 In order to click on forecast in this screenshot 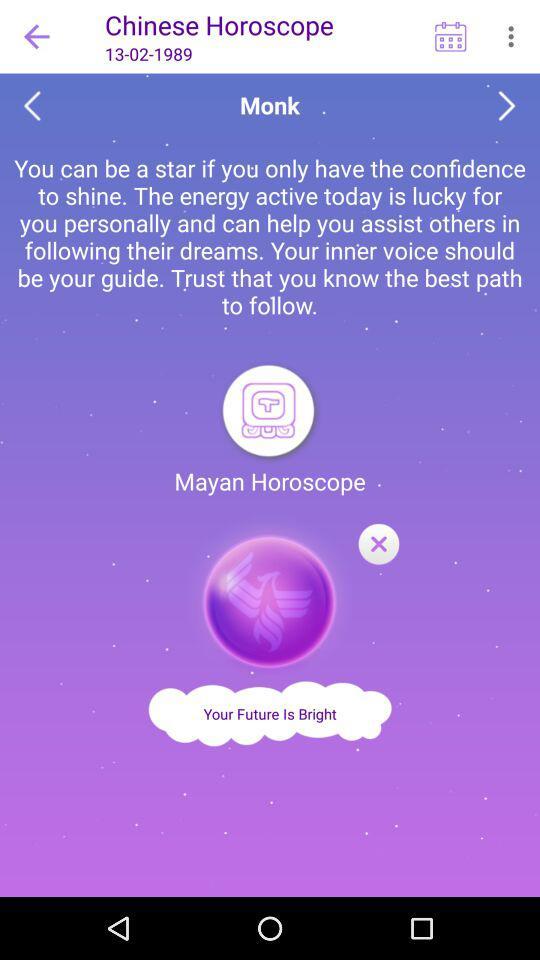, I will do `click(378, 545)`.